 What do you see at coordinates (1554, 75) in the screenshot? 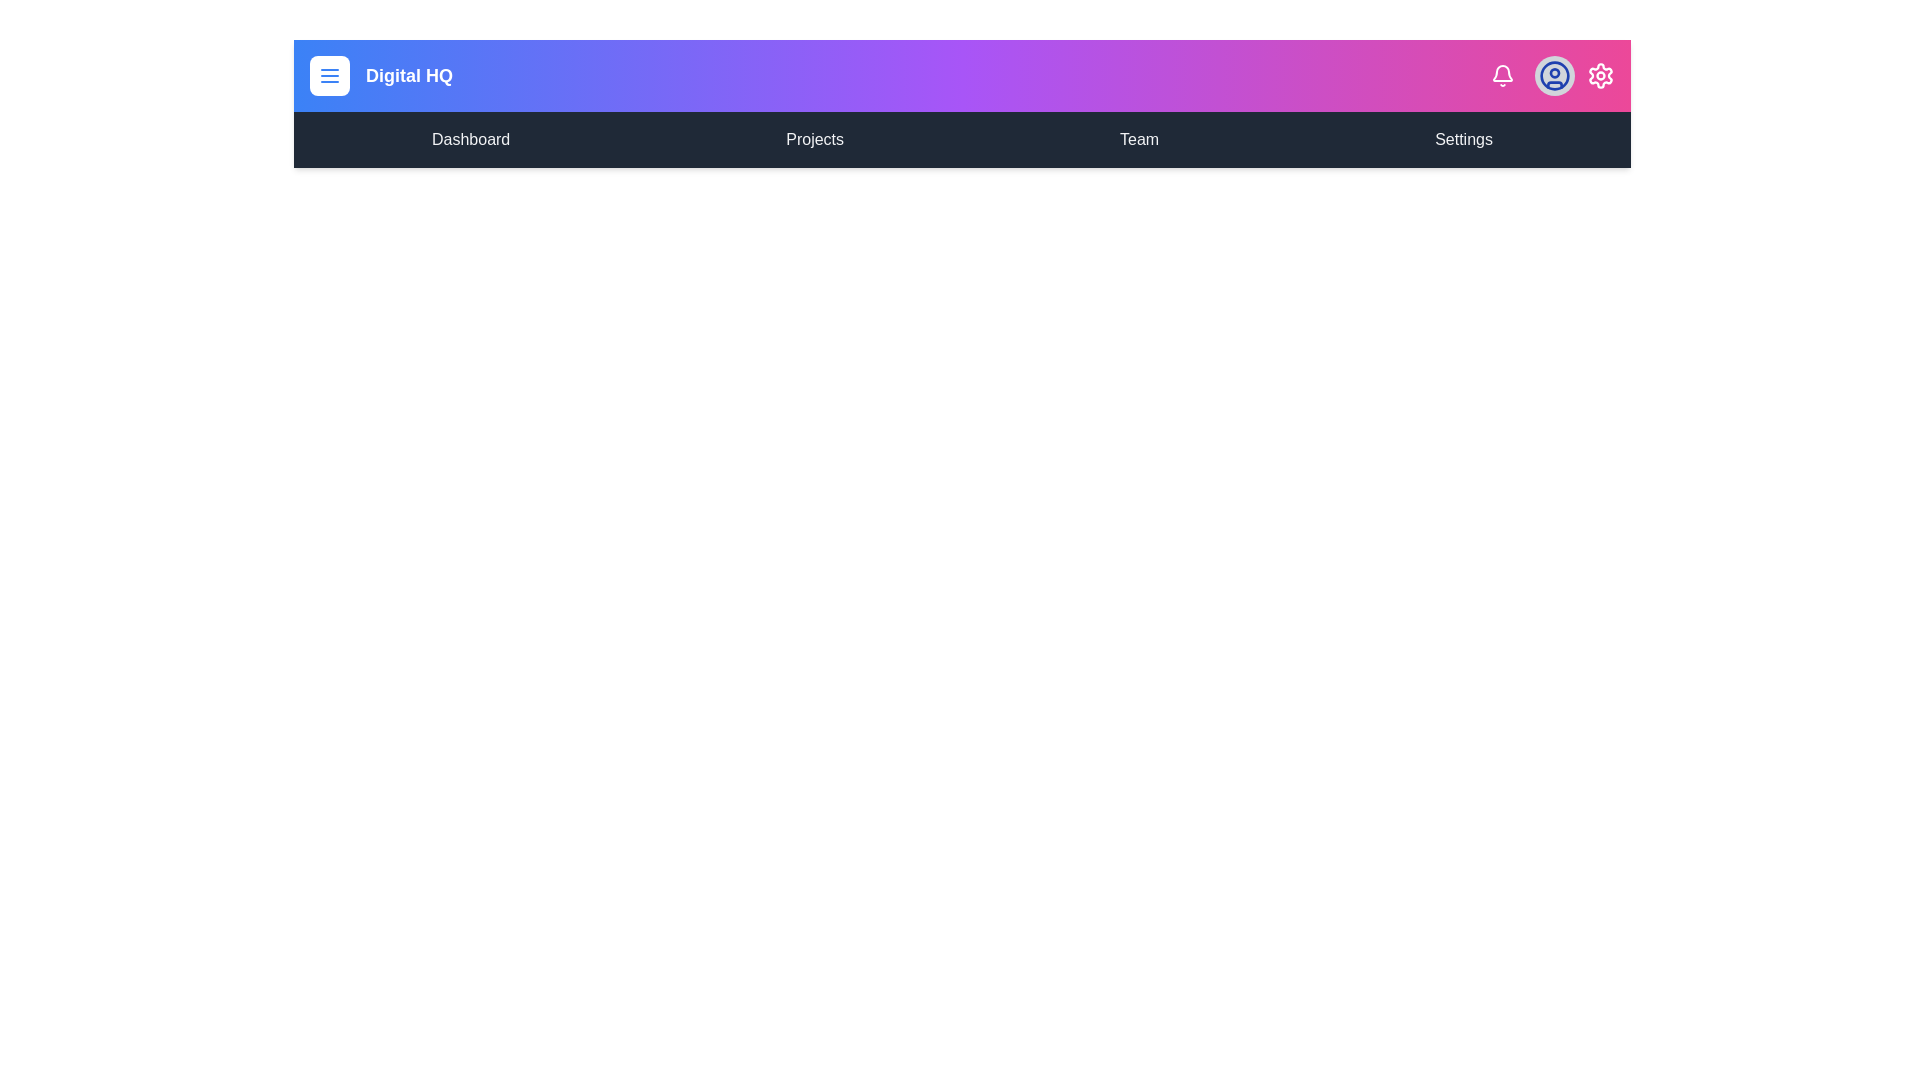
I see `the user profile icon to interact with it` at bounding box center [1554, 75].